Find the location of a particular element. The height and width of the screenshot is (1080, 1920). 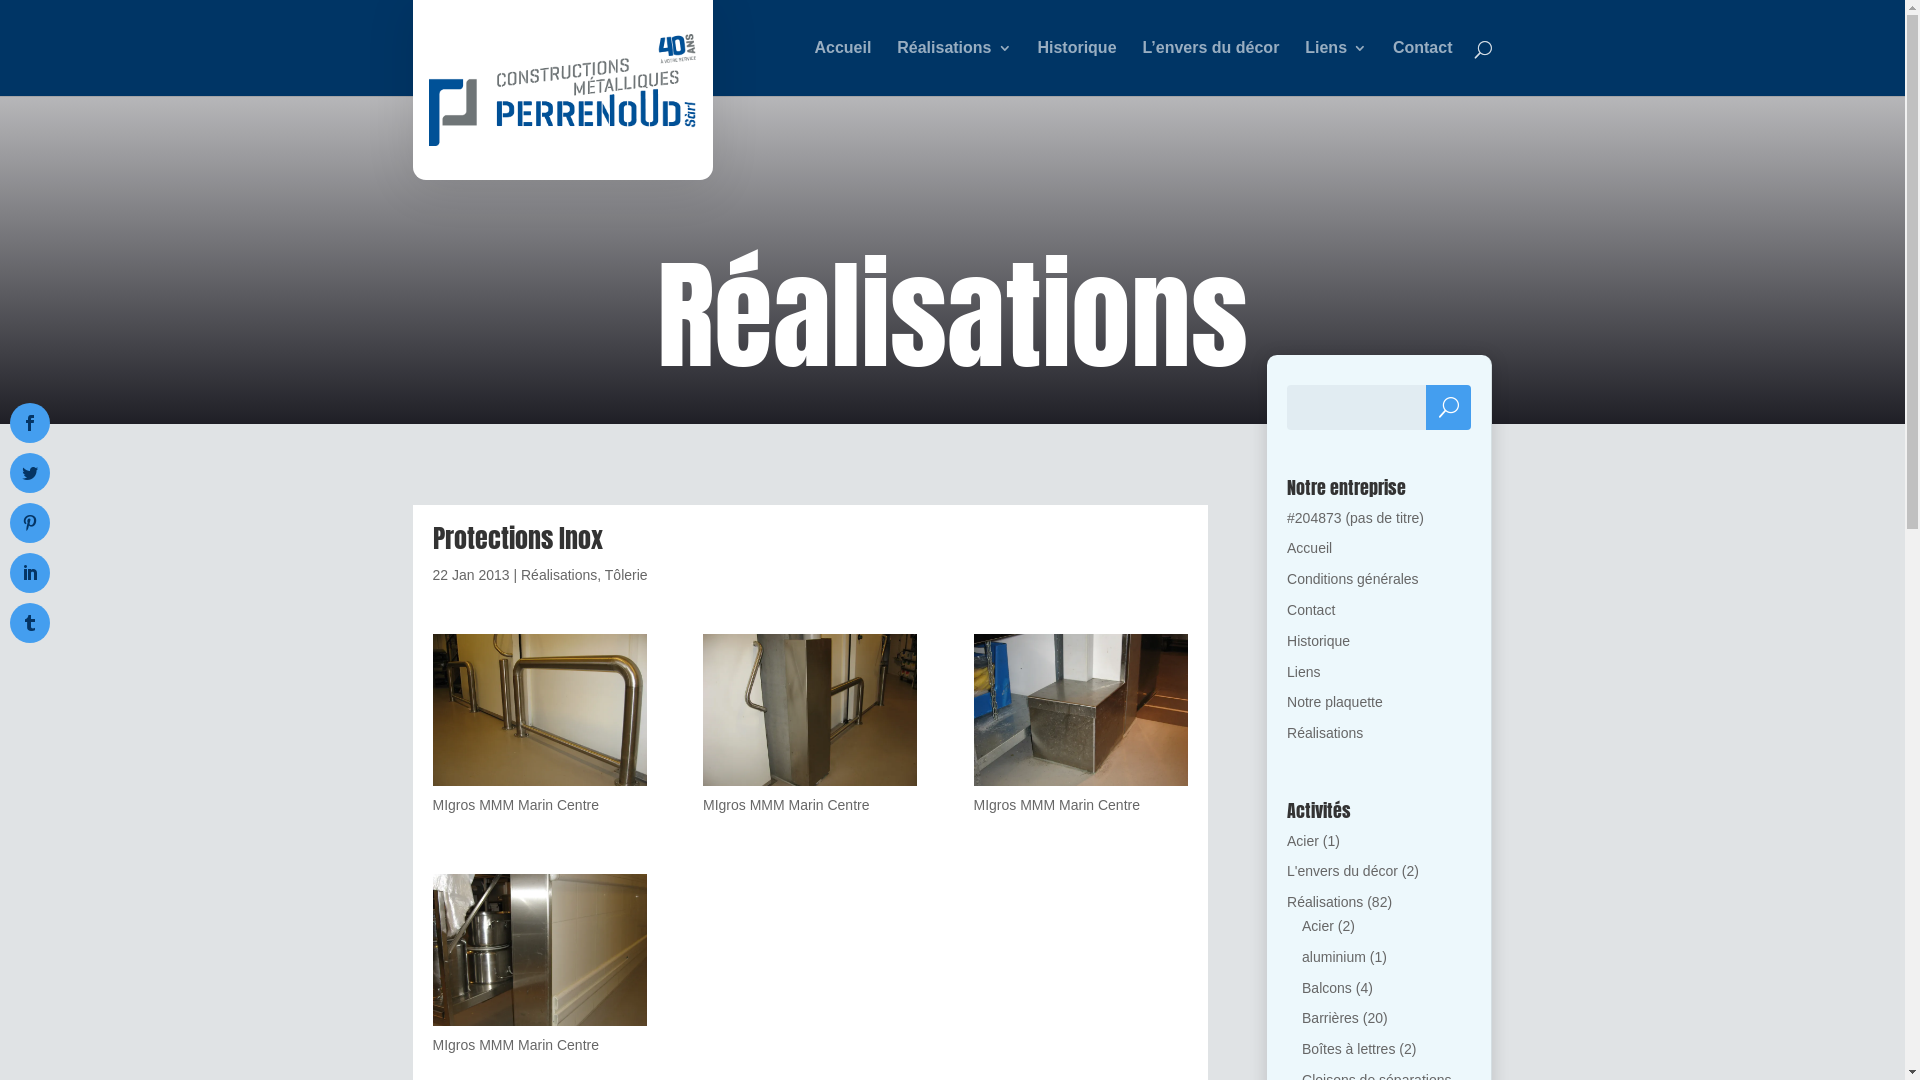

'Contact' is located at coordinates (1310, 608).